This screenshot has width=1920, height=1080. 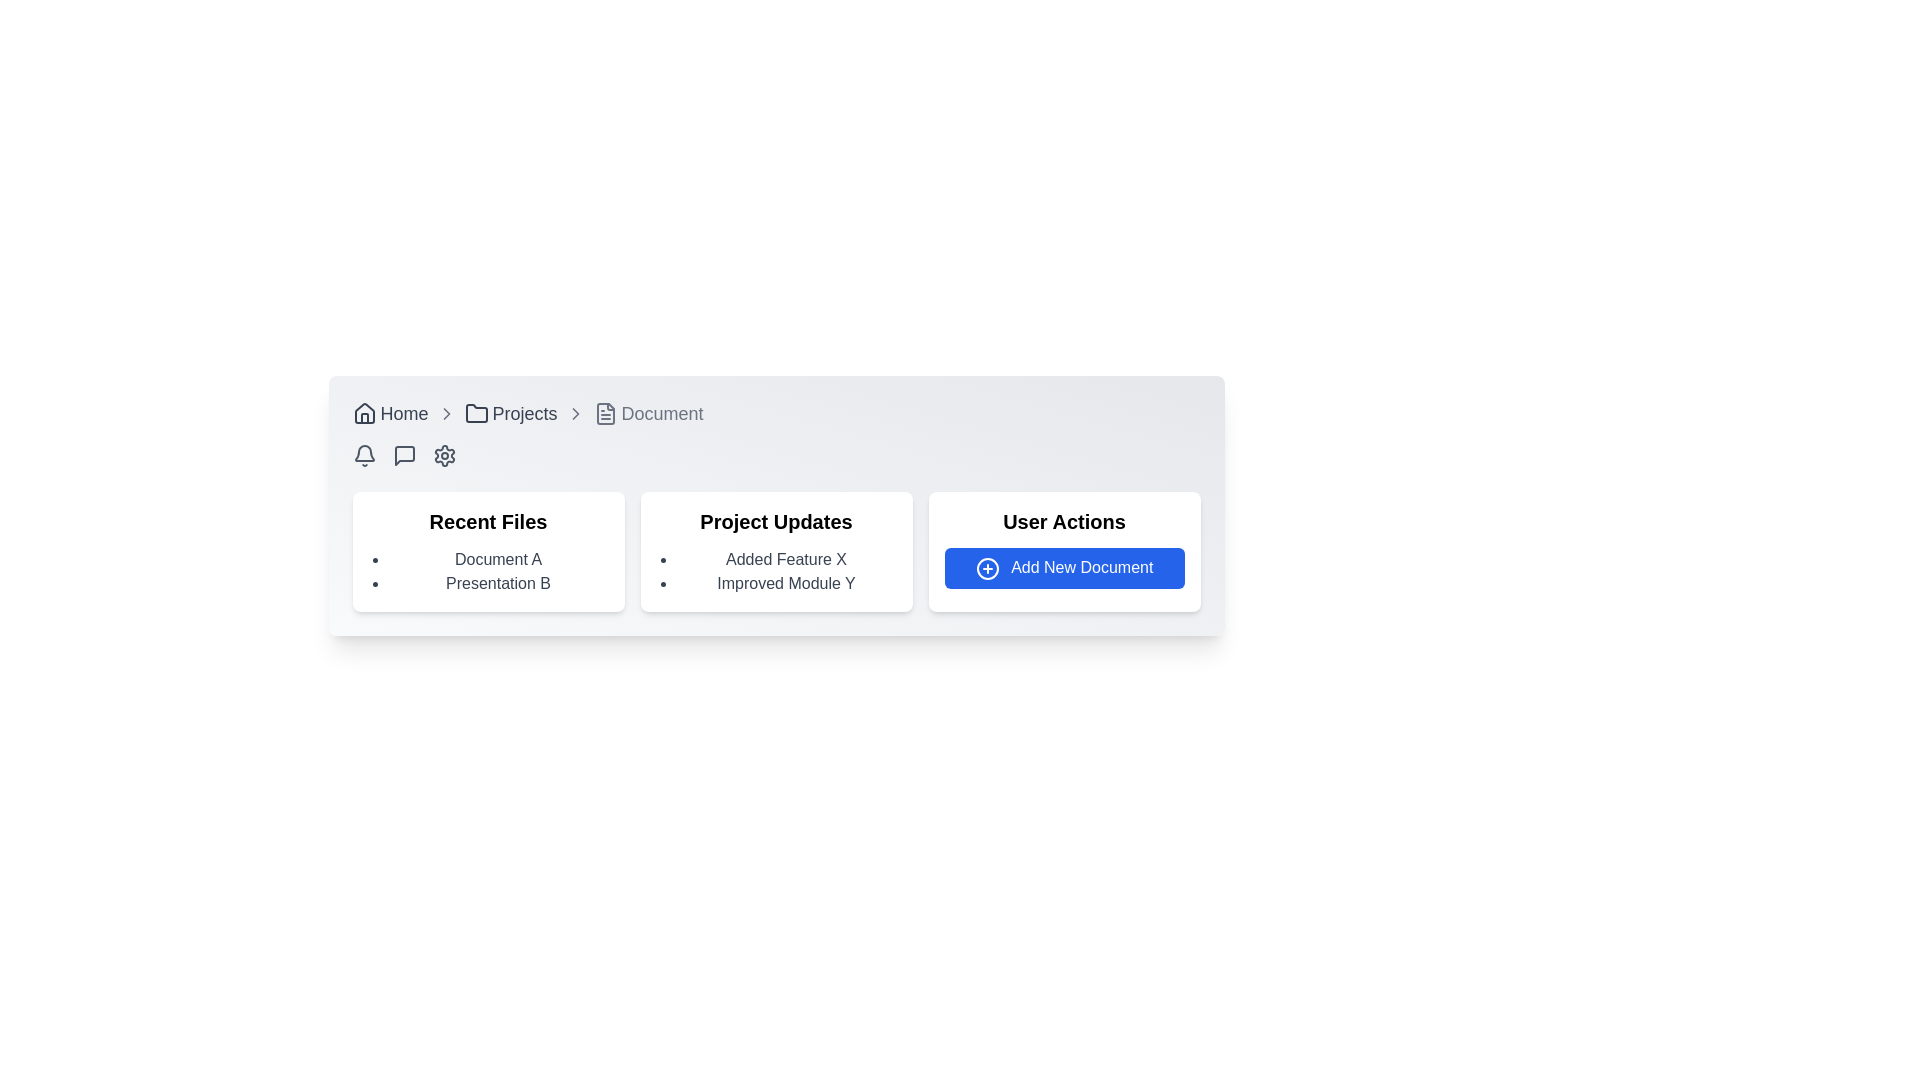 What do you see at coordinates (443, 455) in the screenshot?
I see `the gear-like icon button for settings` at bounding box center [443, 455].